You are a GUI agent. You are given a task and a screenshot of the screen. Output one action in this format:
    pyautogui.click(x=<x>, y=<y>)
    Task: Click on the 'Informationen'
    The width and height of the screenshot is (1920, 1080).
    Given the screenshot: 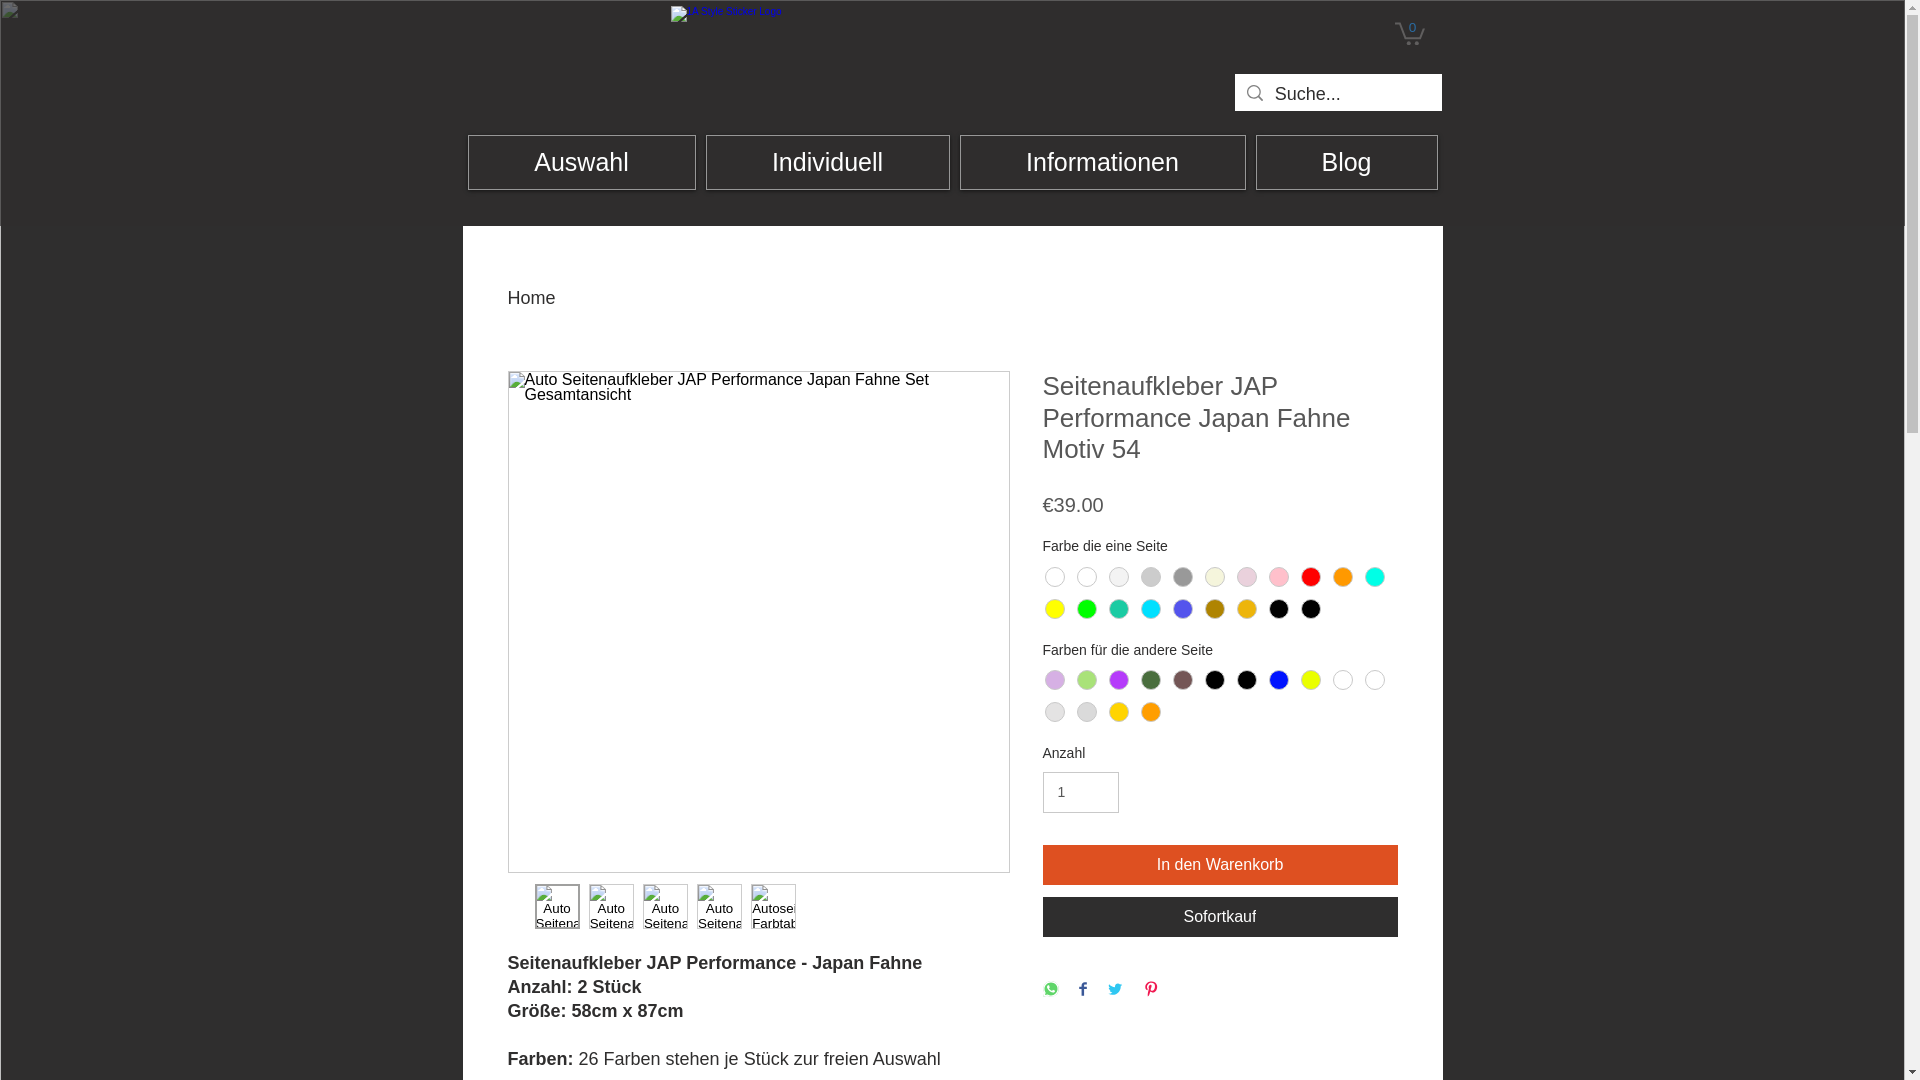 What is the action you would take?
    pyautogui.click(x=1102, y=161)
    